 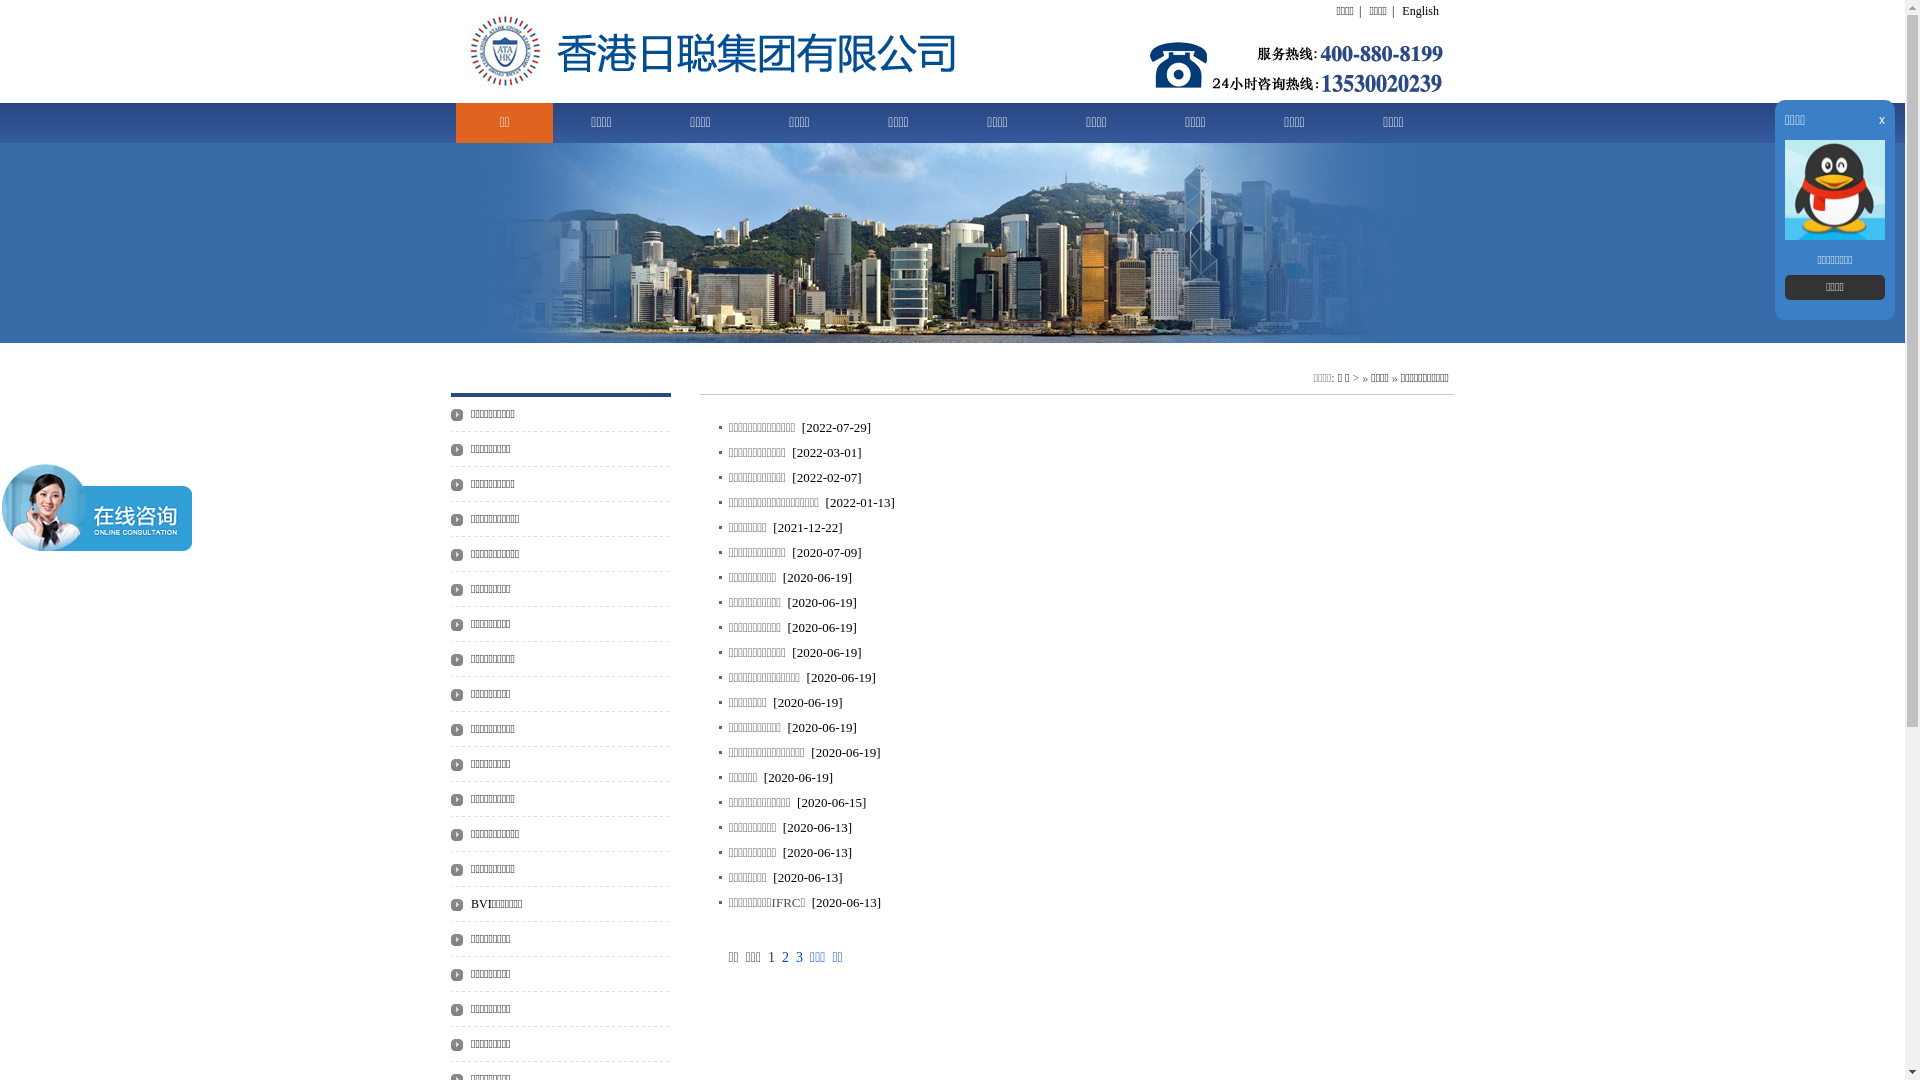 What do you see at coordinates (1419, 11) in the screenshot?
I see `'English'` at bounding box center [1419, 11].